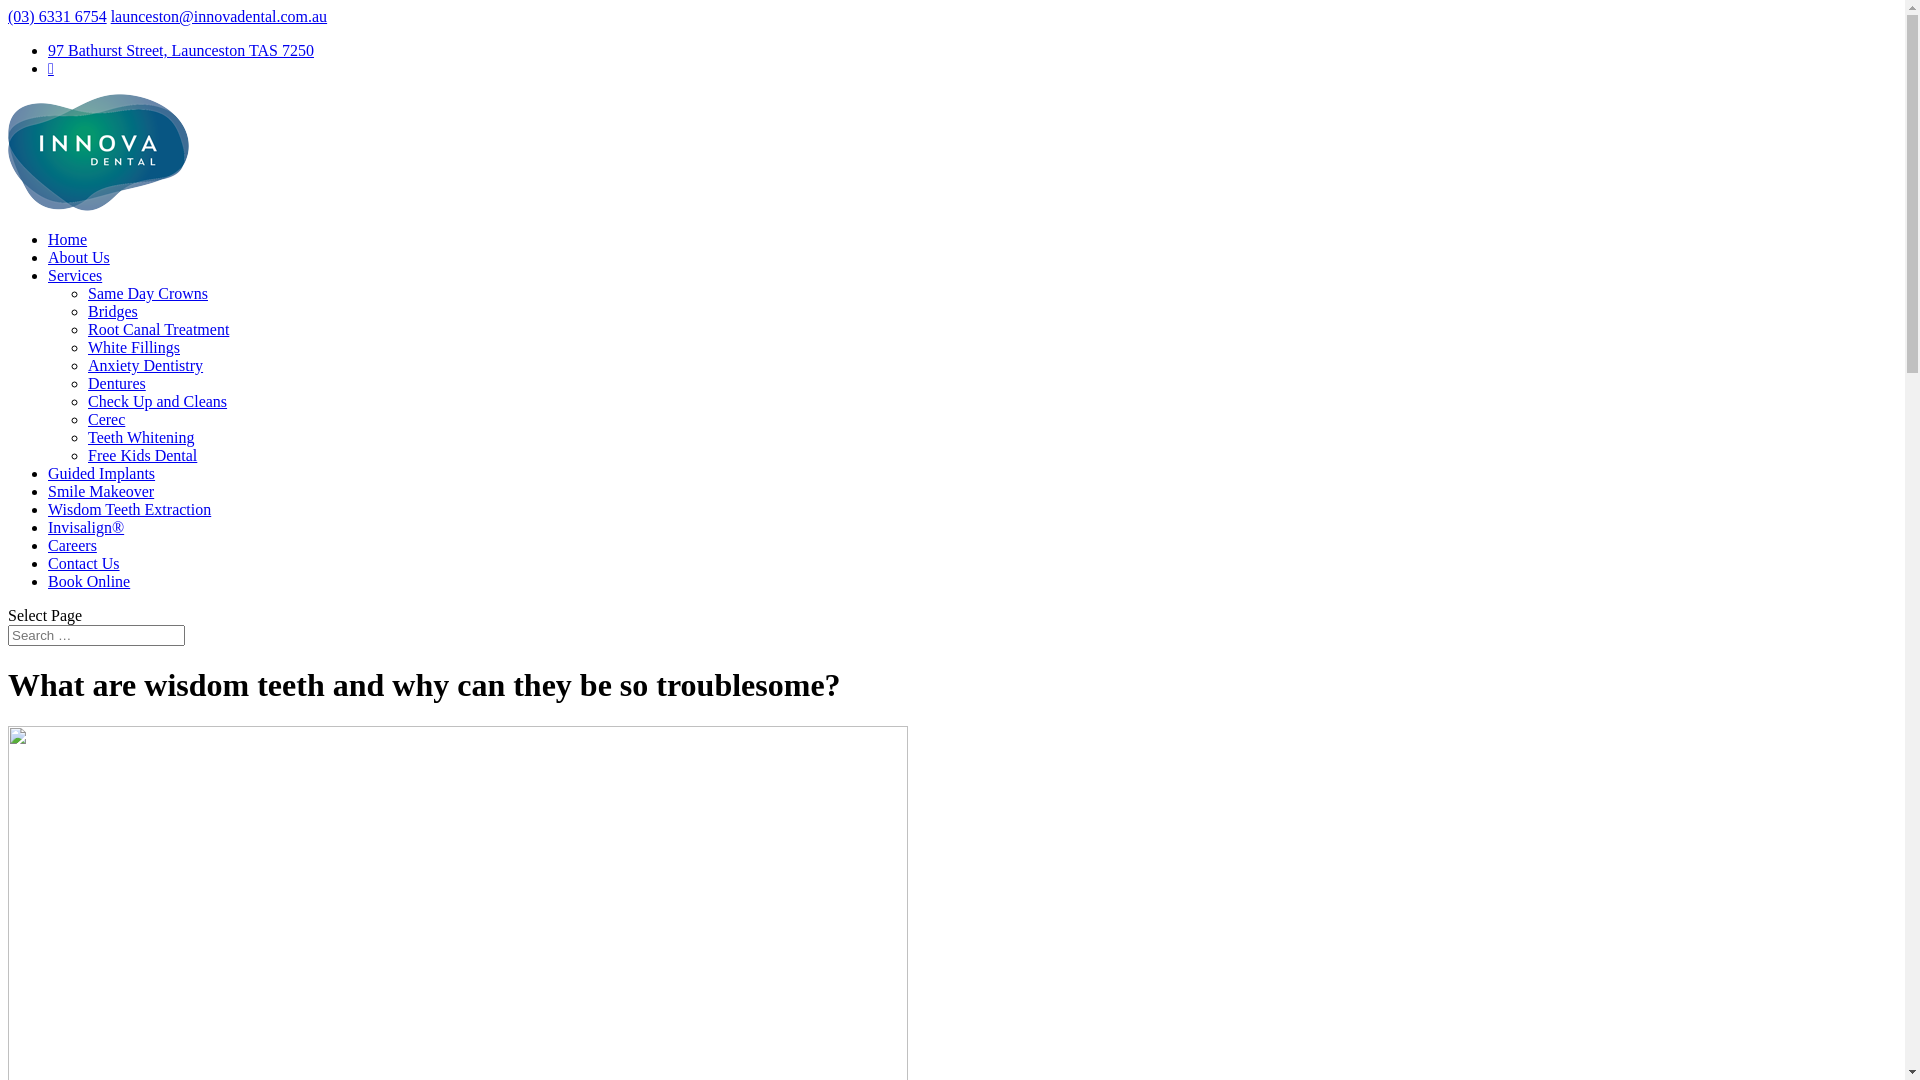 The width and height of the screenshot is (1920, 1080). What do you see at coordinates (181, 49) in the screenshot?
I see `'97 Bathurst Street, Launceston TAS 7250'` at bounding box center [181, 49].